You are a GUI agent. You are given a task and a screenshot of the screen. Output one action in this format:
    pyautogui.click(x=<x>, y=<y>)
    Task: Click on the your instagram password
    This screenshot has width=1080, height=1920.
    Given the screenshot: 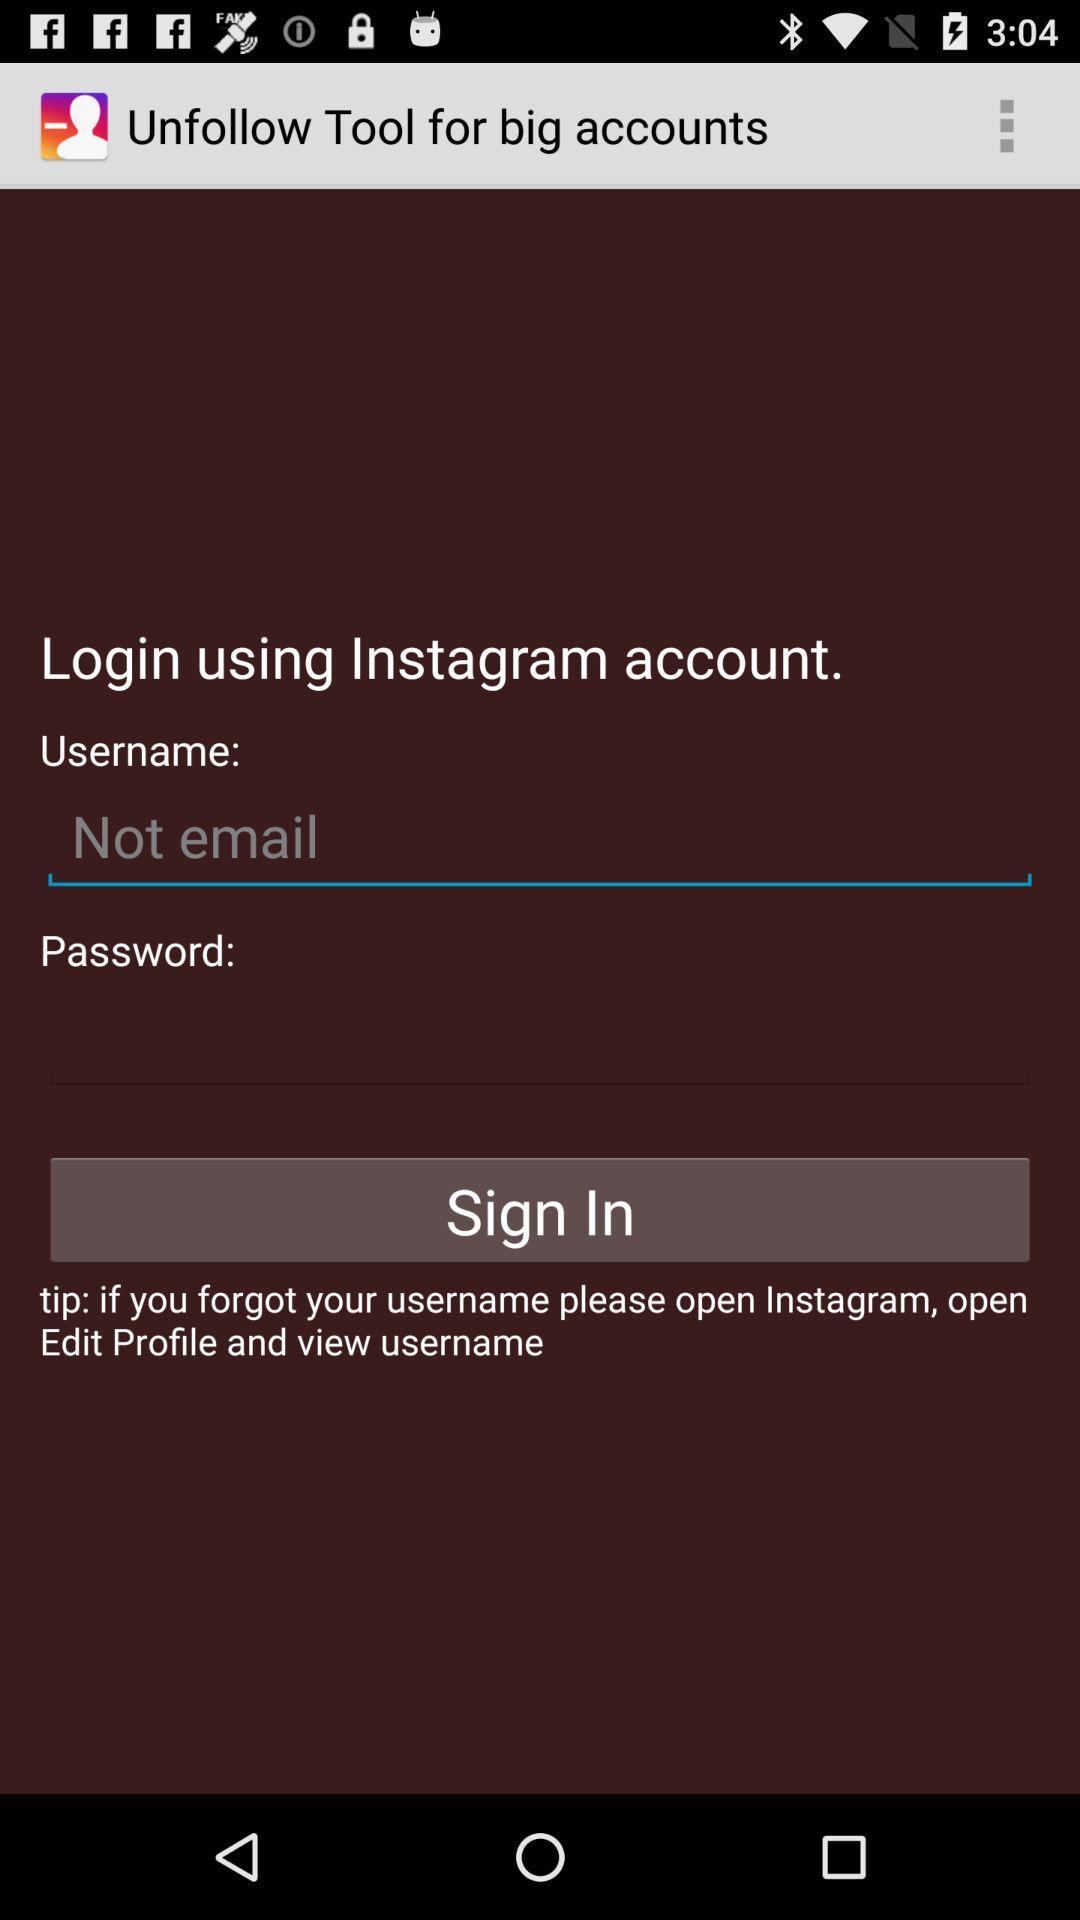 What is the action you would take?
    pyautogui.click(x=540, y=1036)
    